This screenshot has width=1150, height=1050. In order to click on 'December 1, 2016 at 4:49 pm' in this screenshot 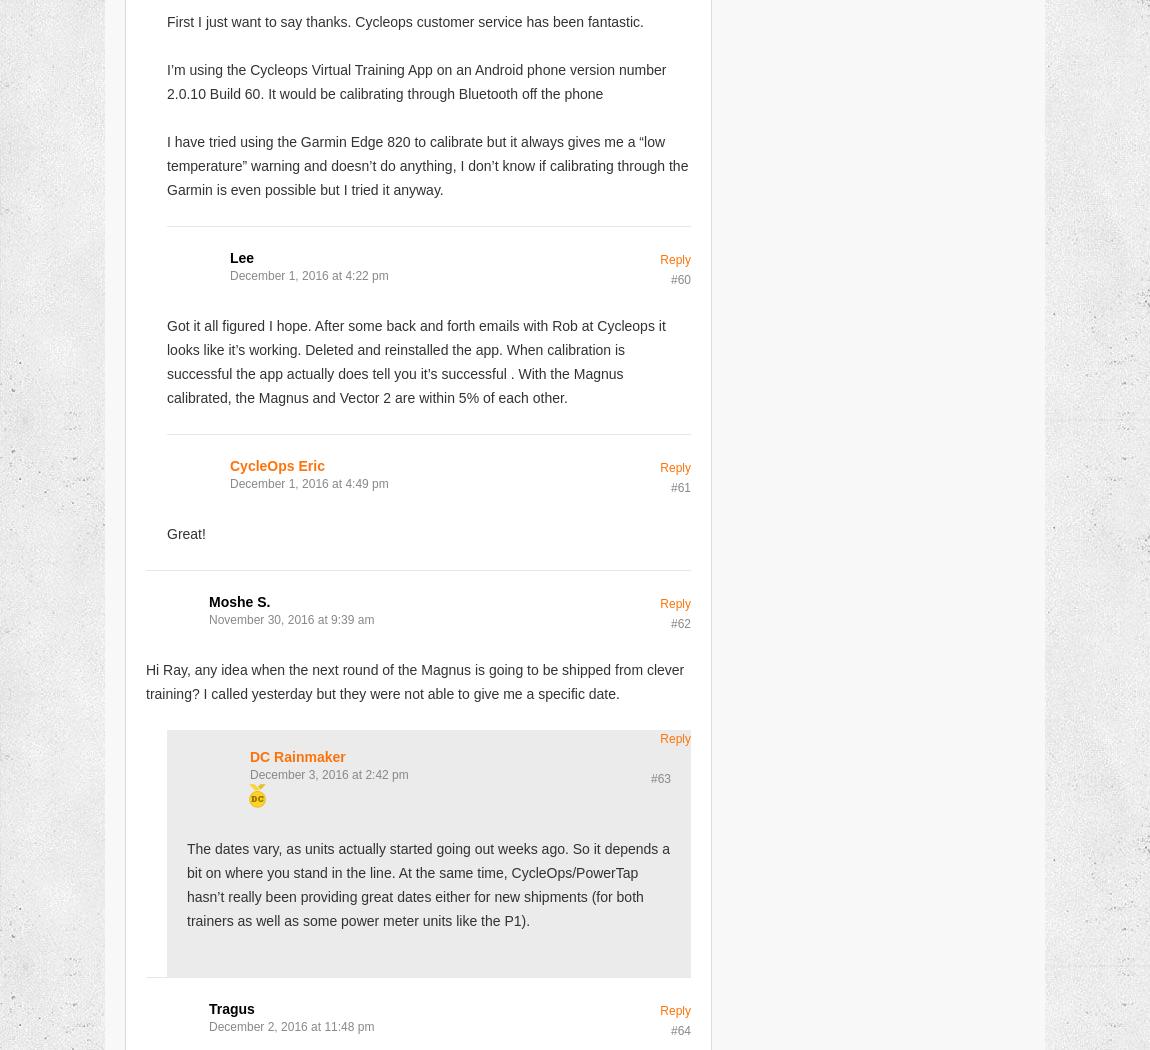, I will do `click(309, 483)`.